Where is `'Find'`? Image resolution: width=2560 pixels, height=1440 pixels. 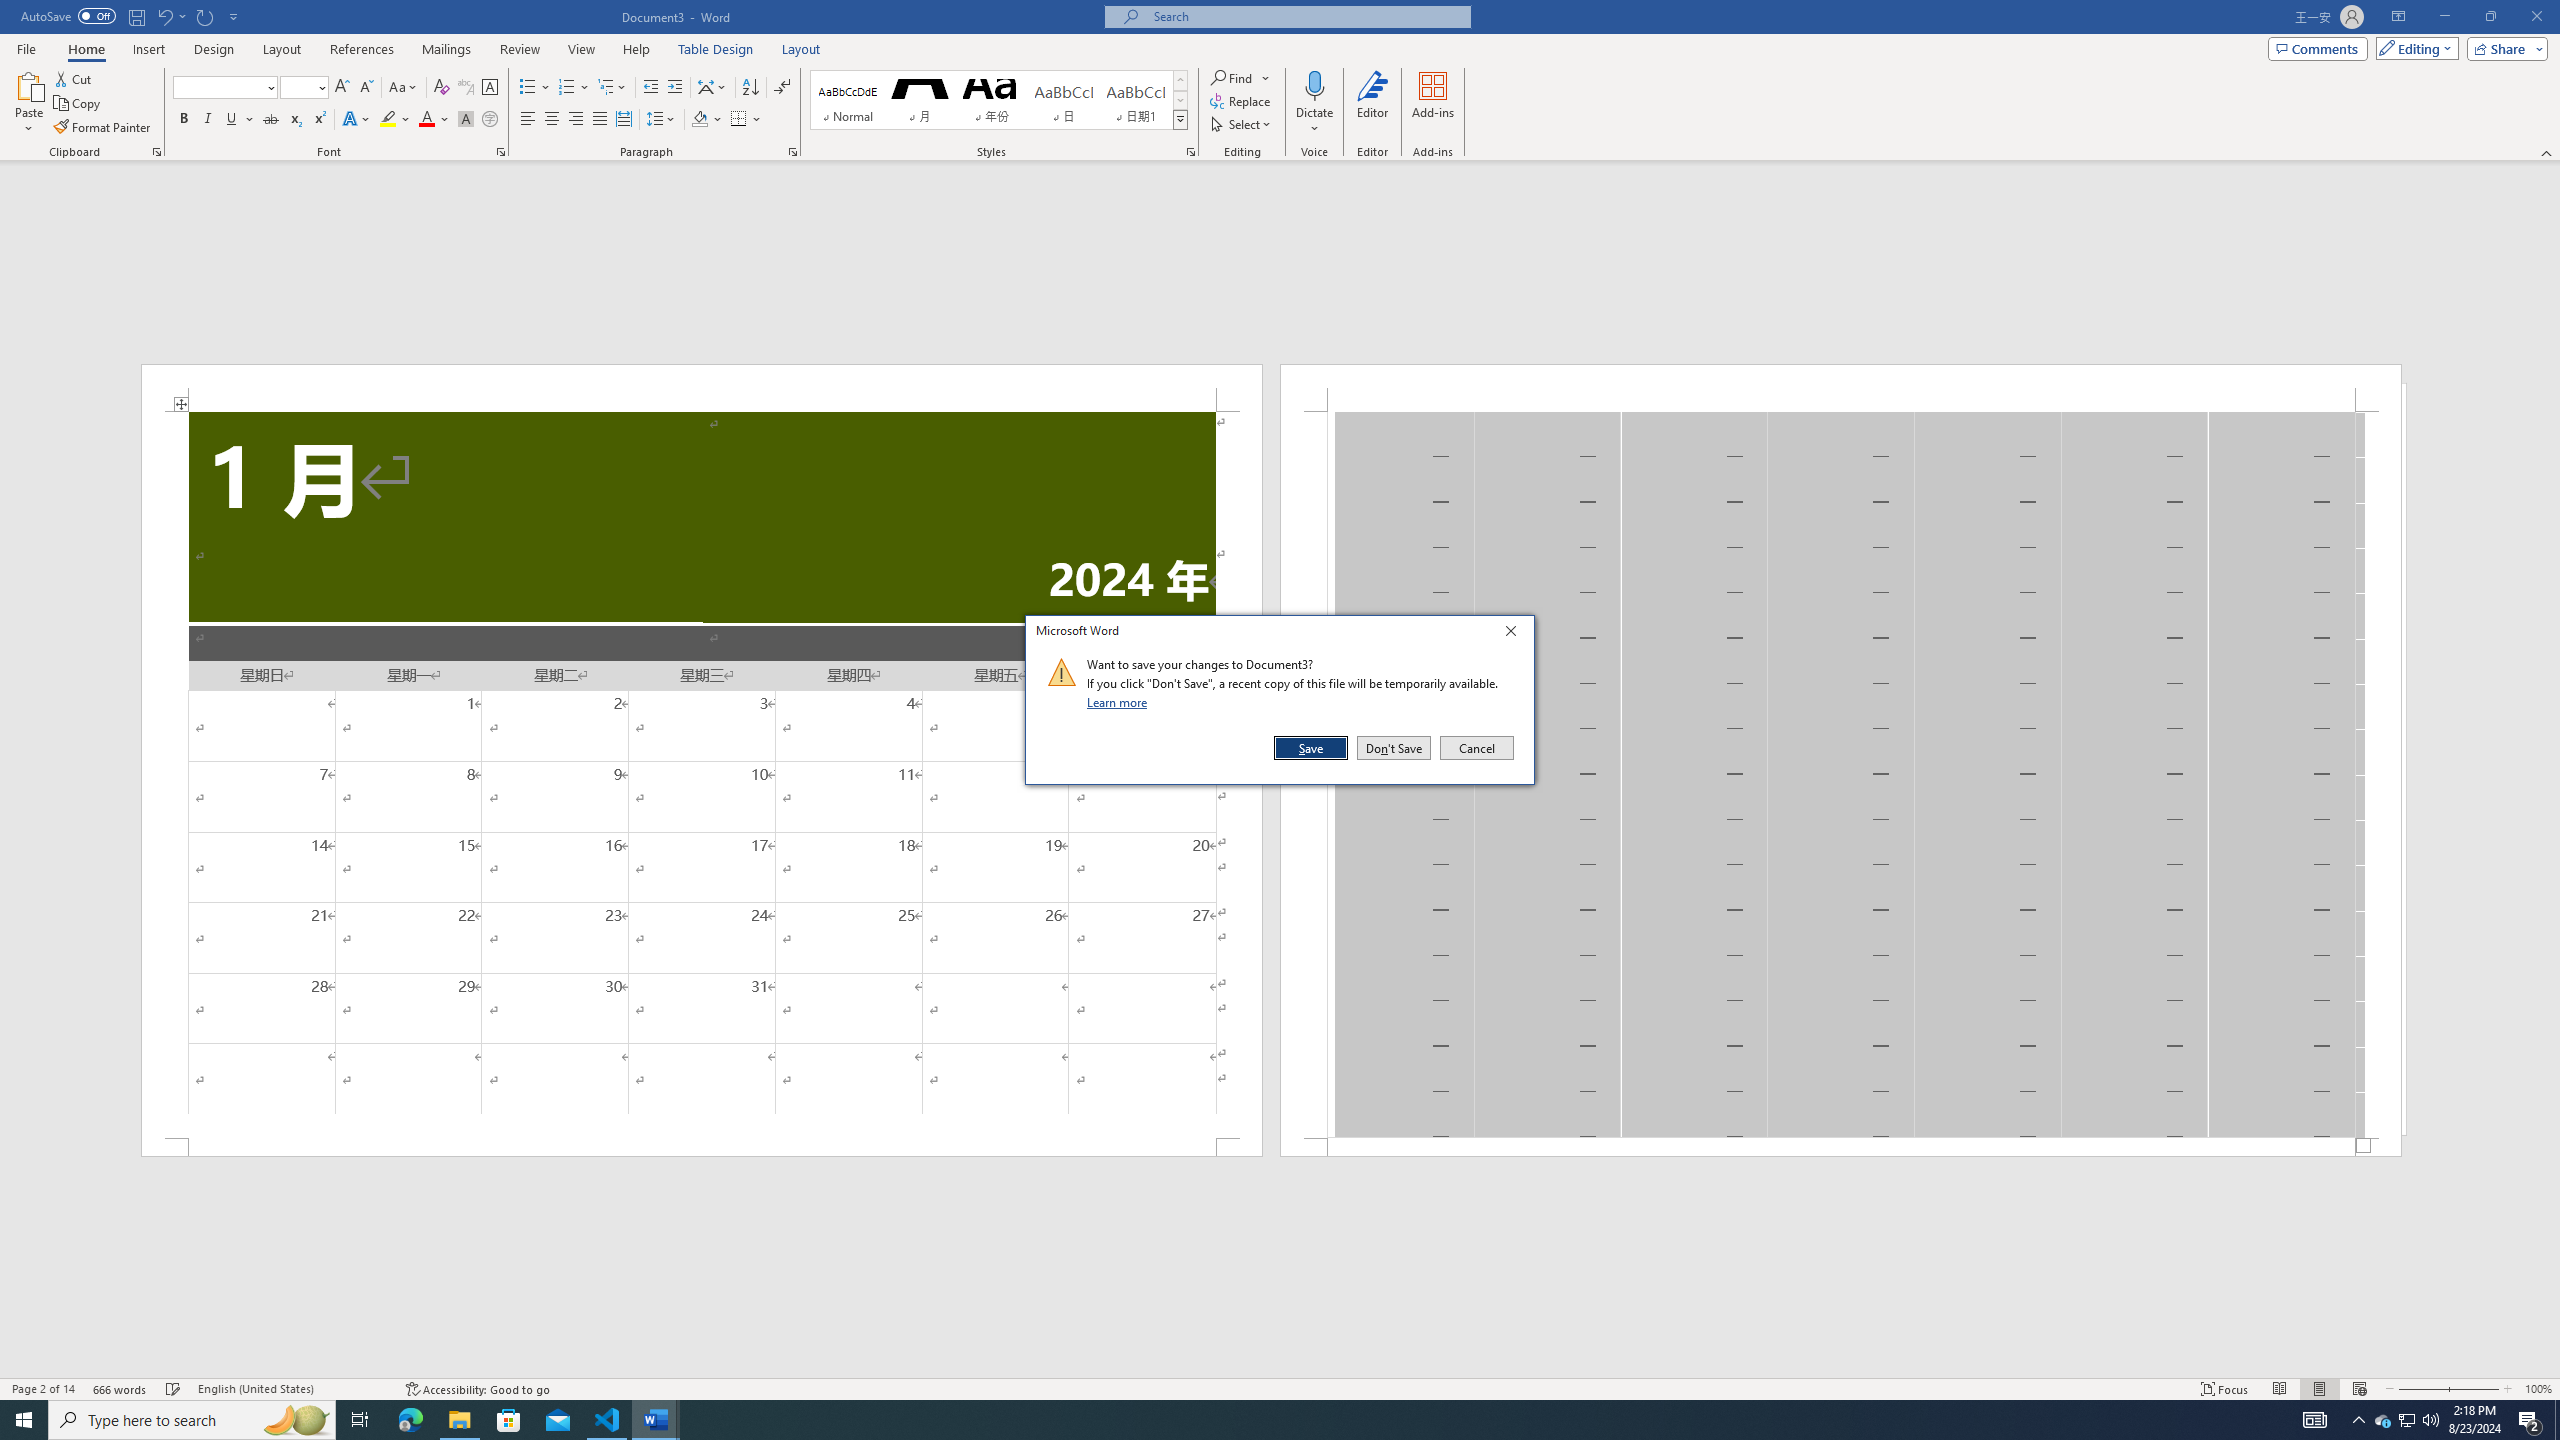 'Find' is located at coordinates (1239, 77).